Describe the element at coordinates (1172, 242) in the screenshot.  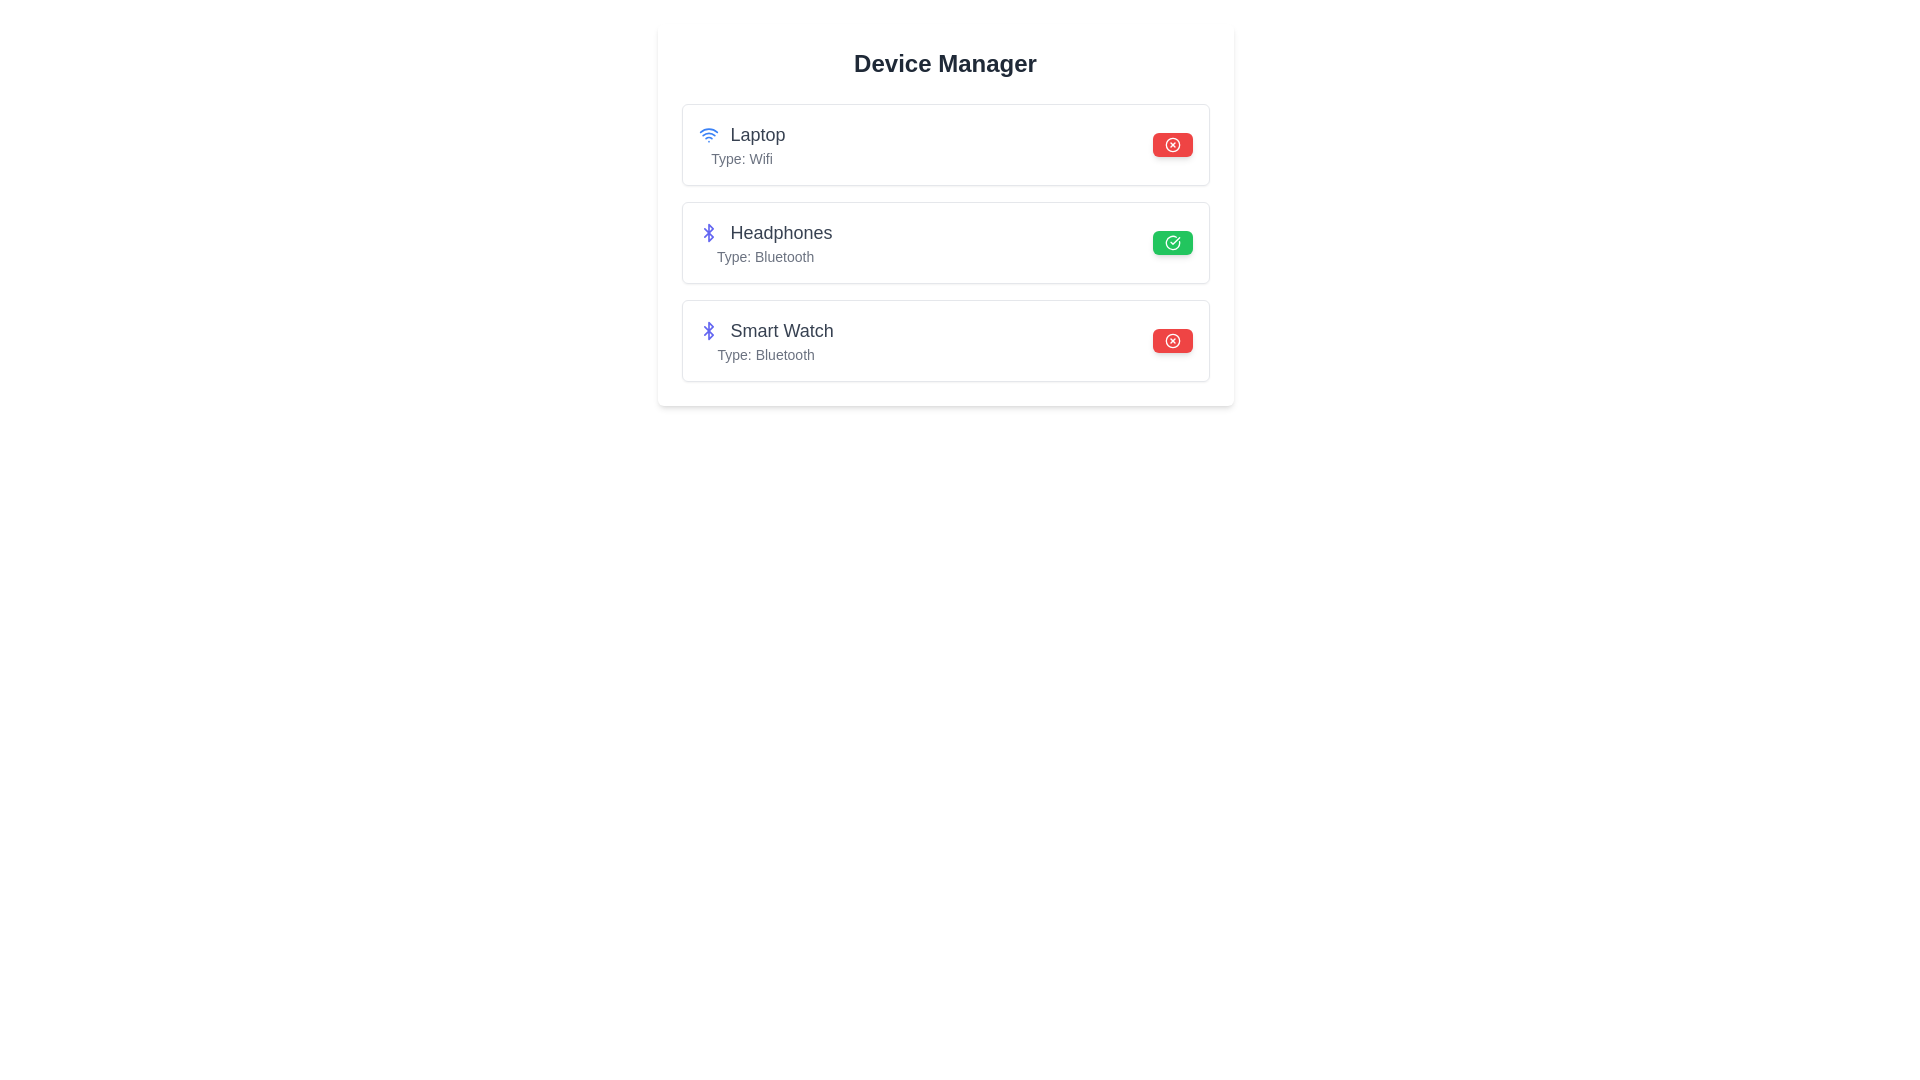
I see `the circular checkmark icon within the green button that confirms the status of the 'Headphones' entry` at that location.